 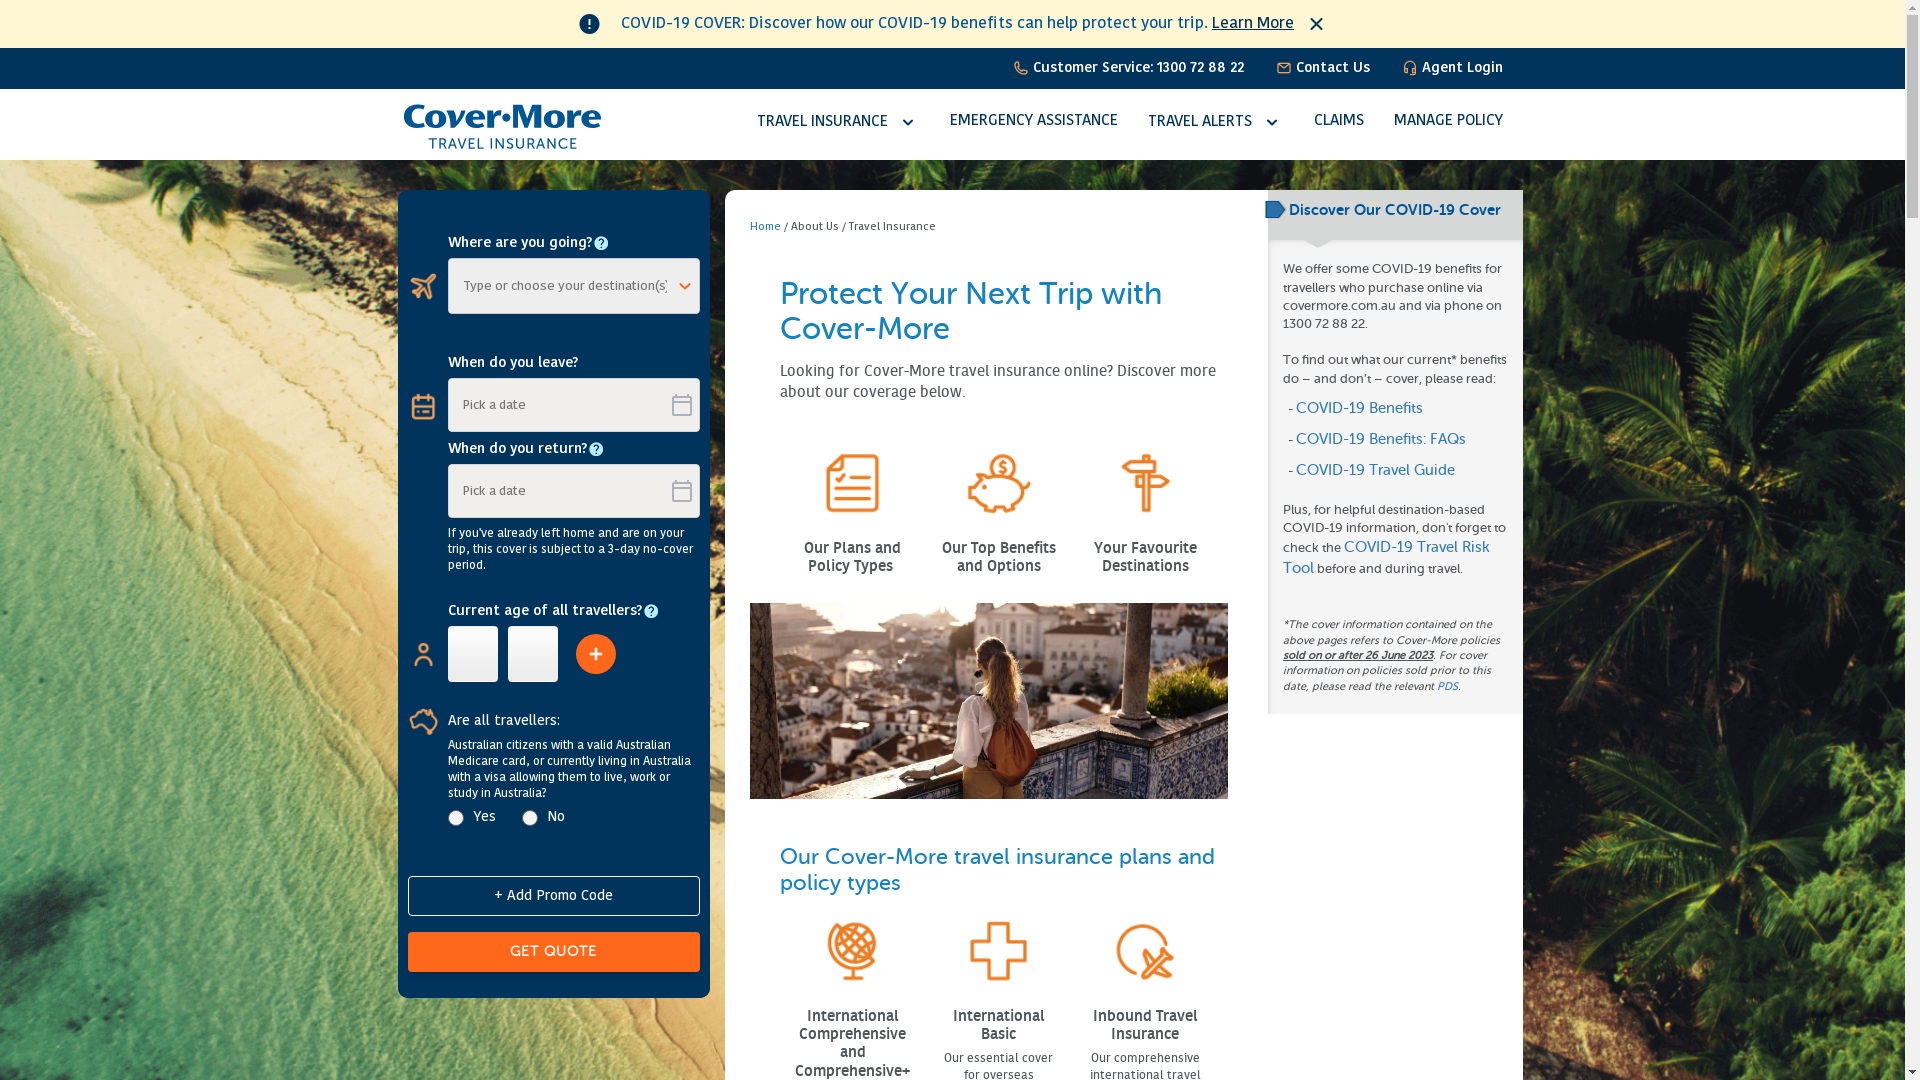 I want to click on 'Home', so click(x=764, y=226).